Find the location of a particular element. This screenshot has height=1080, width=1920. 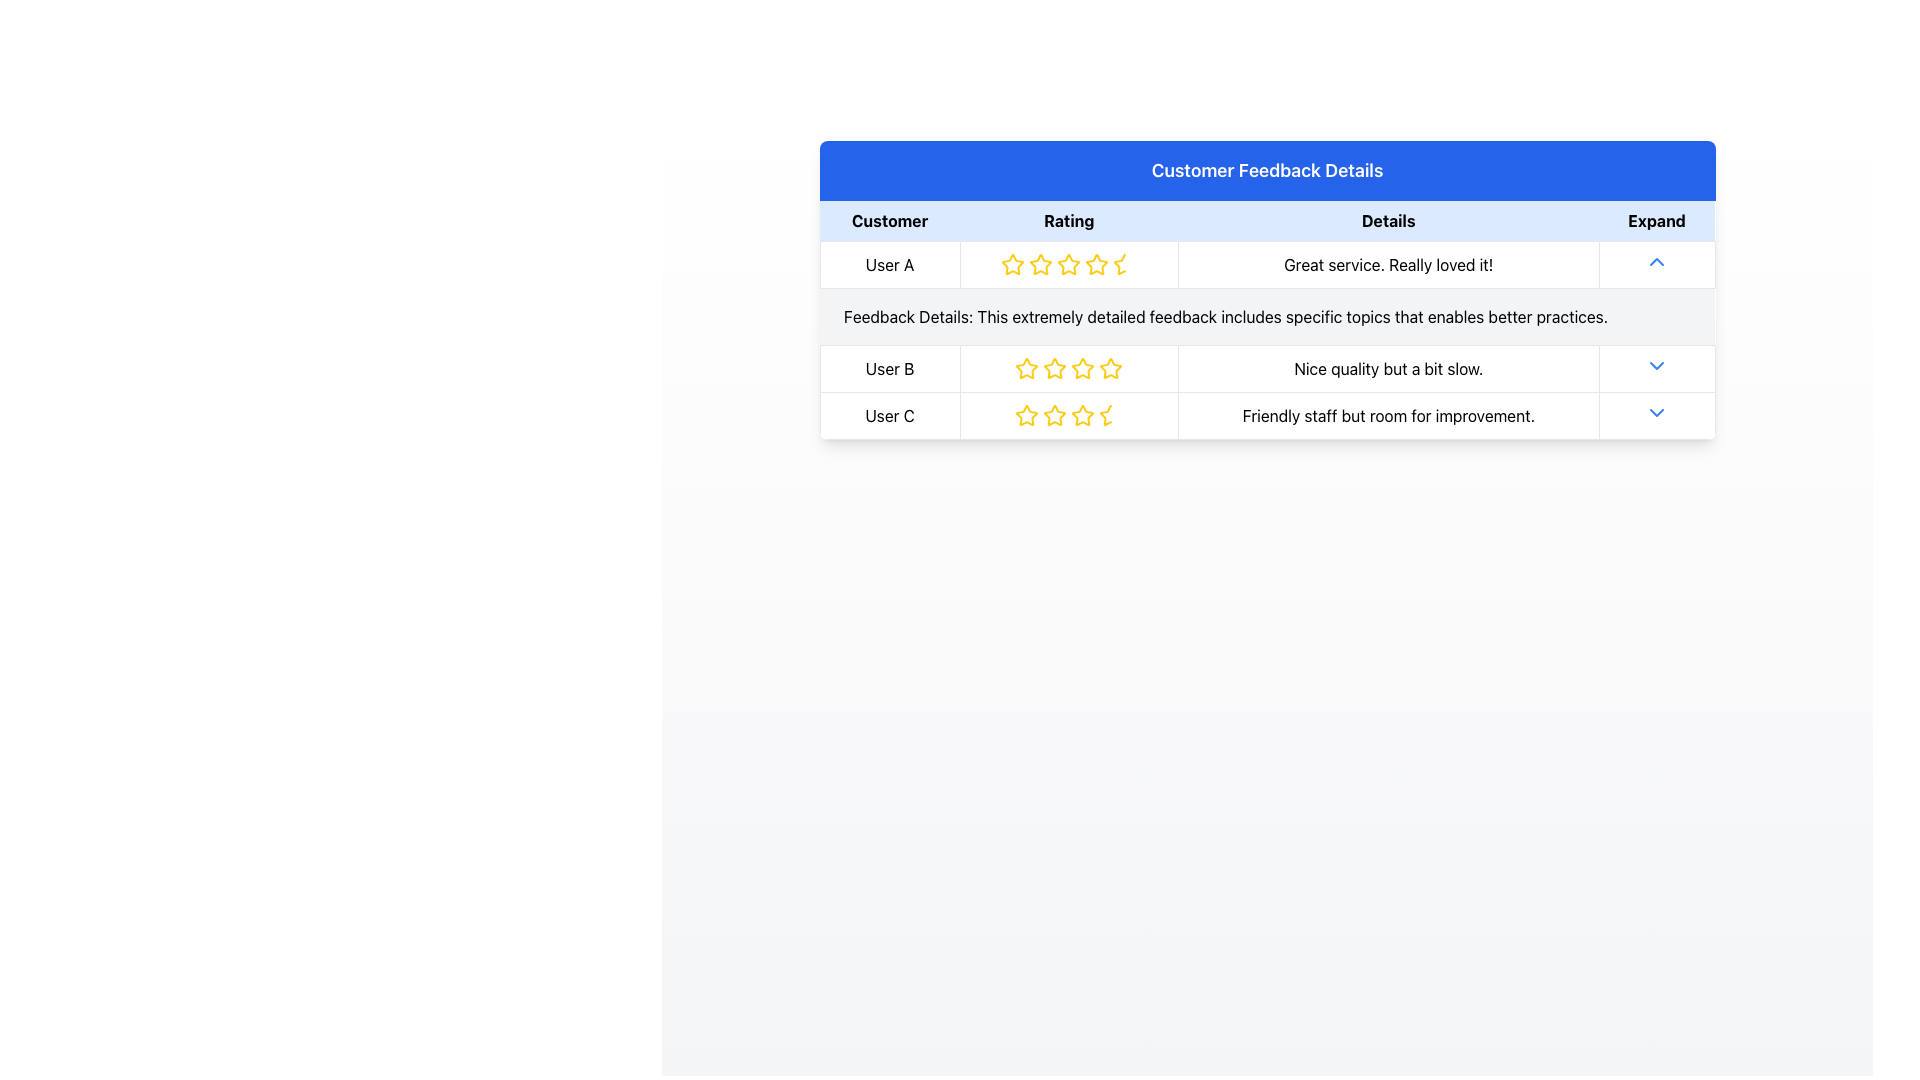

the fourth star icon is located at coordinates (1082, 415).